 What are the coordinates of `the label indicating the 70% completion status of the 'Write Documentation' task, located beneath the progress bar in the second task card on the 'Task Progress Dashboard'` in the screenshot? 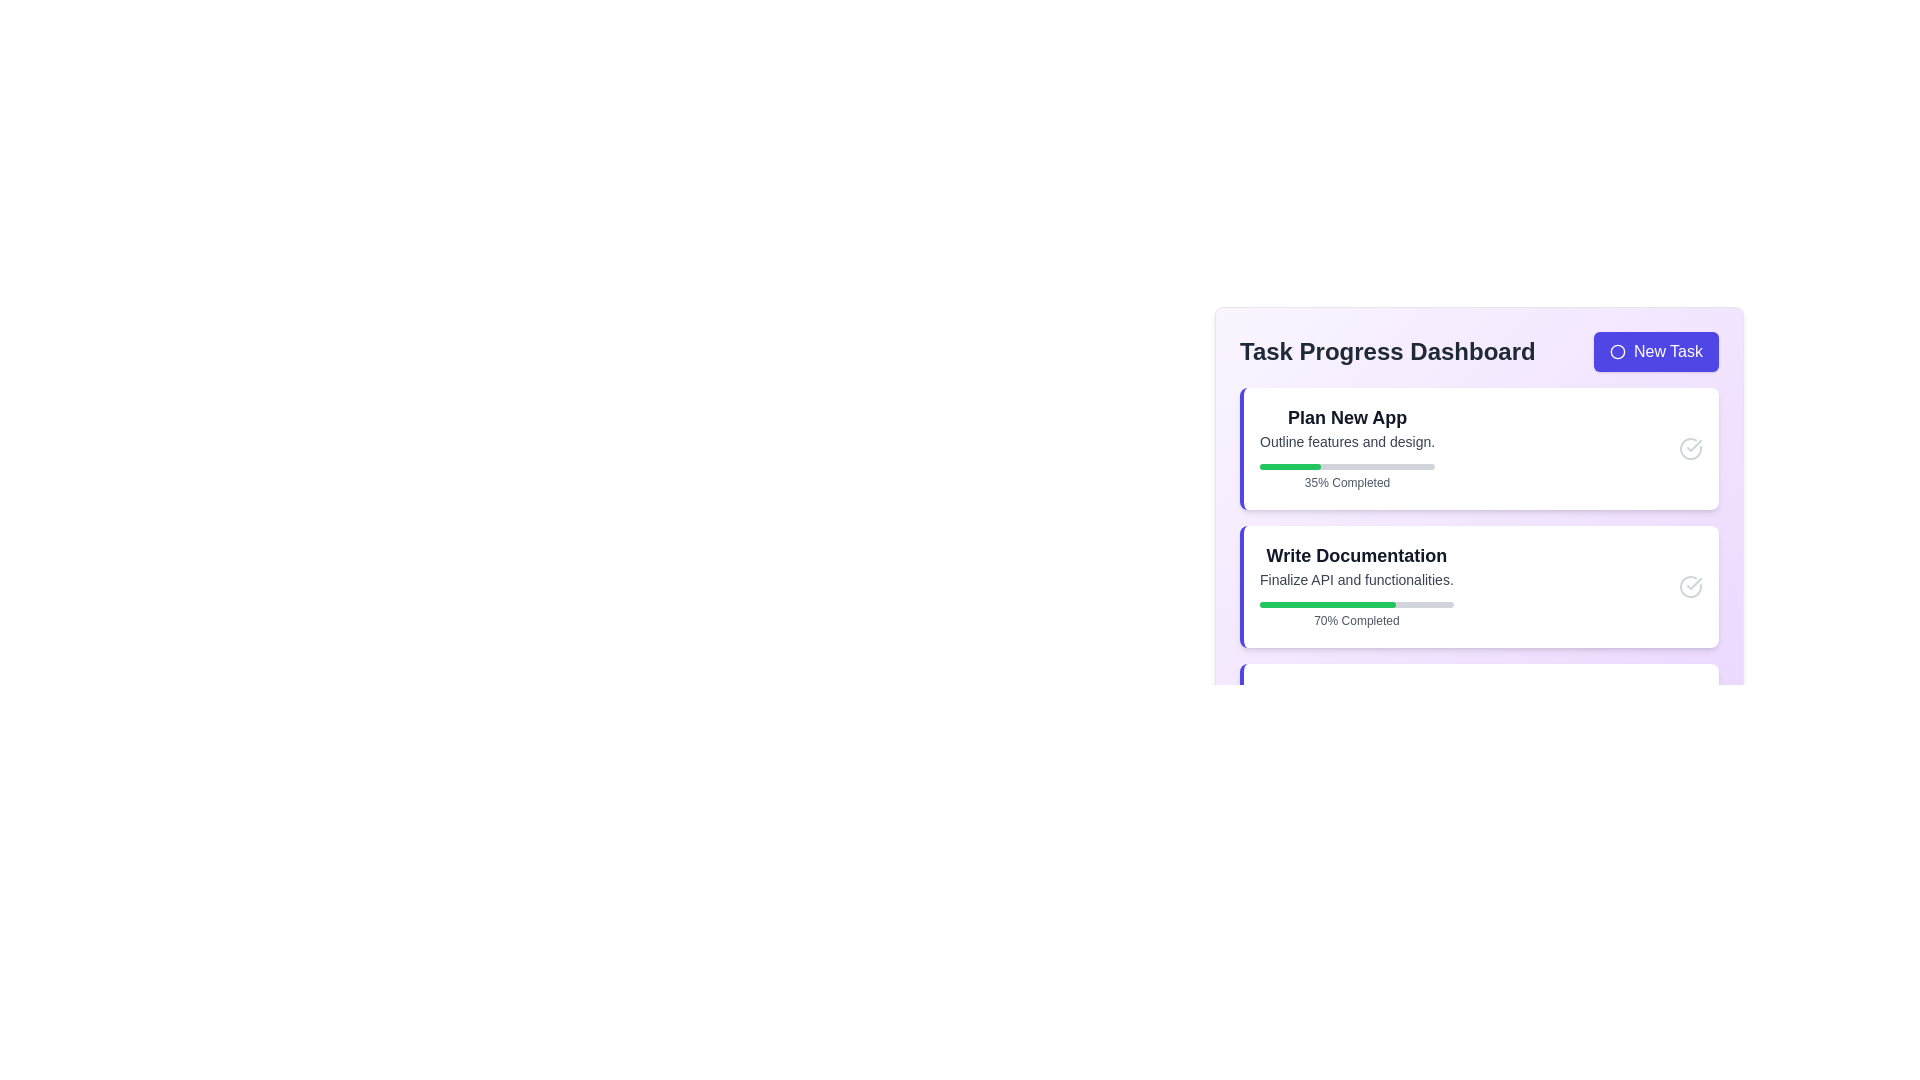 It's located at (1356, 620).